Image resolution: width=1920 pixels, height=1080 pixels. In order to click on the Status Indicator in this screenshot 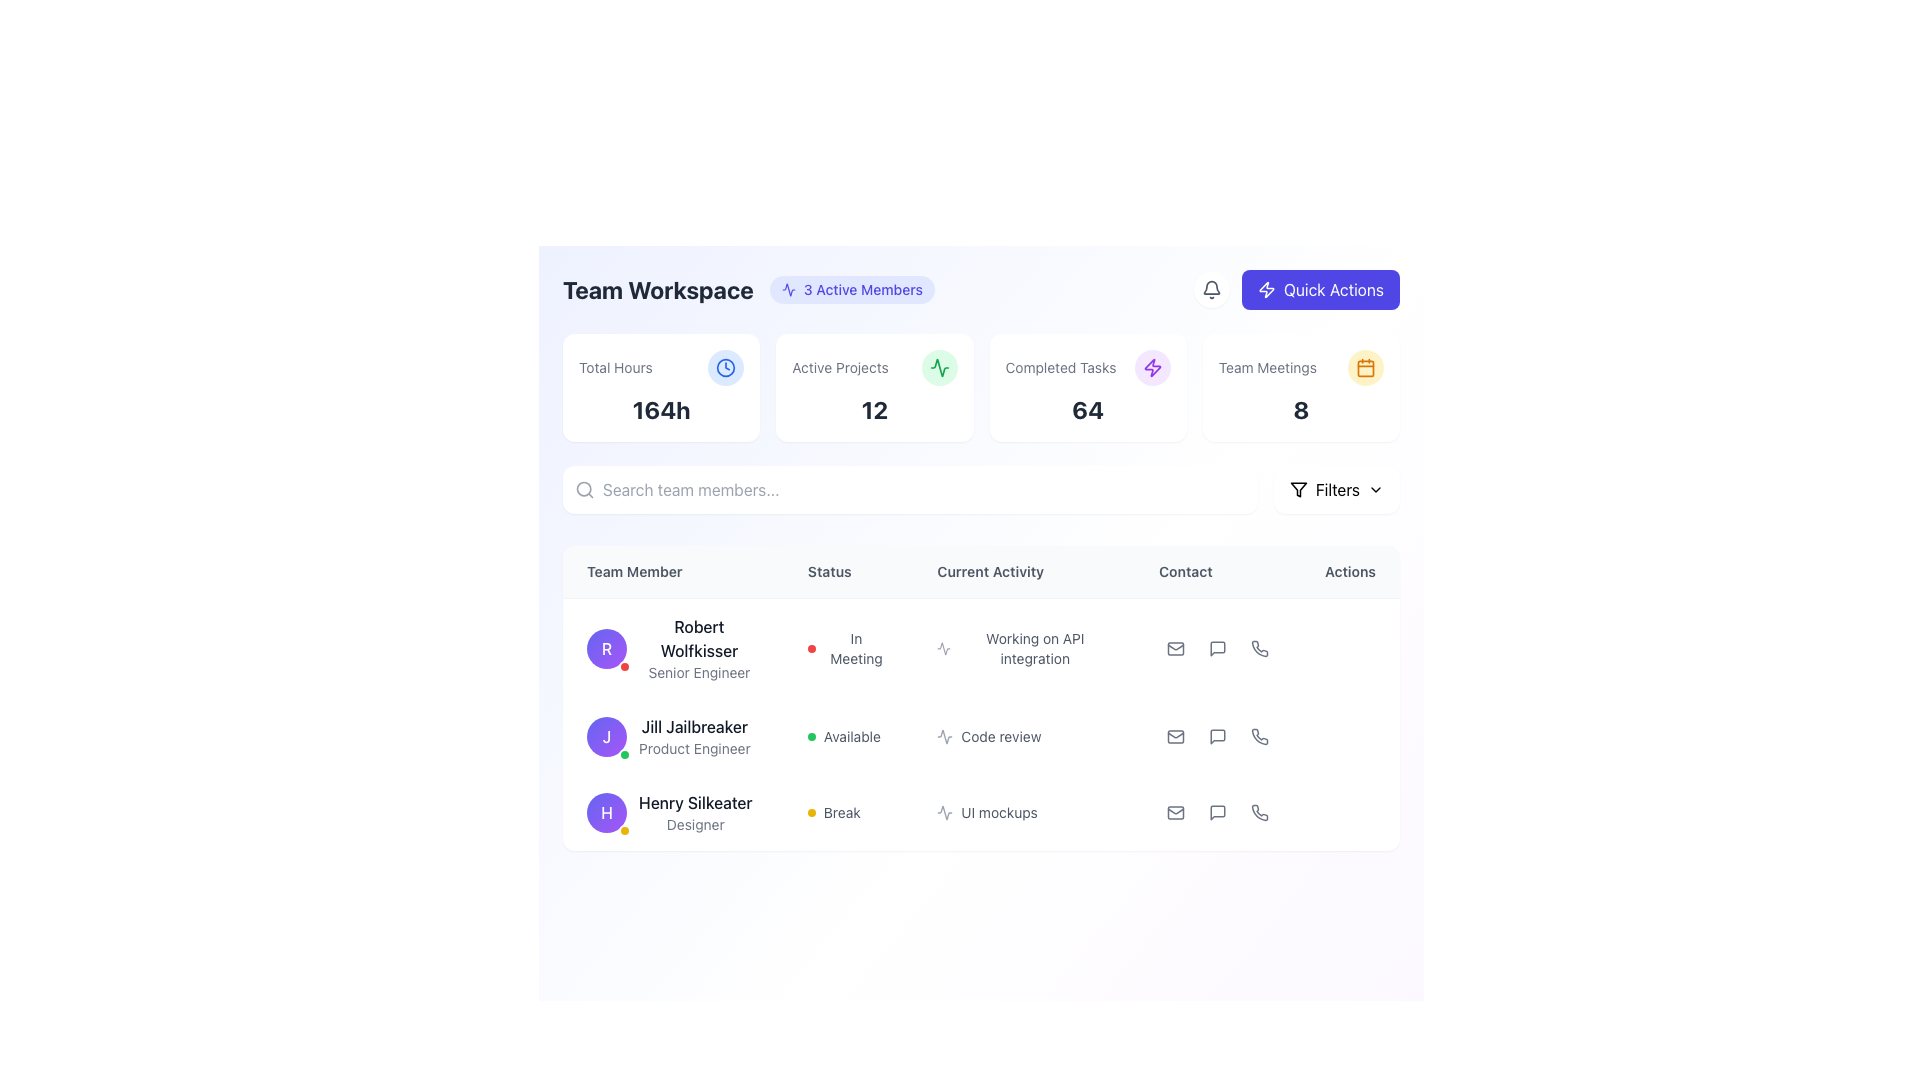, I will do `click(848, 648)`.